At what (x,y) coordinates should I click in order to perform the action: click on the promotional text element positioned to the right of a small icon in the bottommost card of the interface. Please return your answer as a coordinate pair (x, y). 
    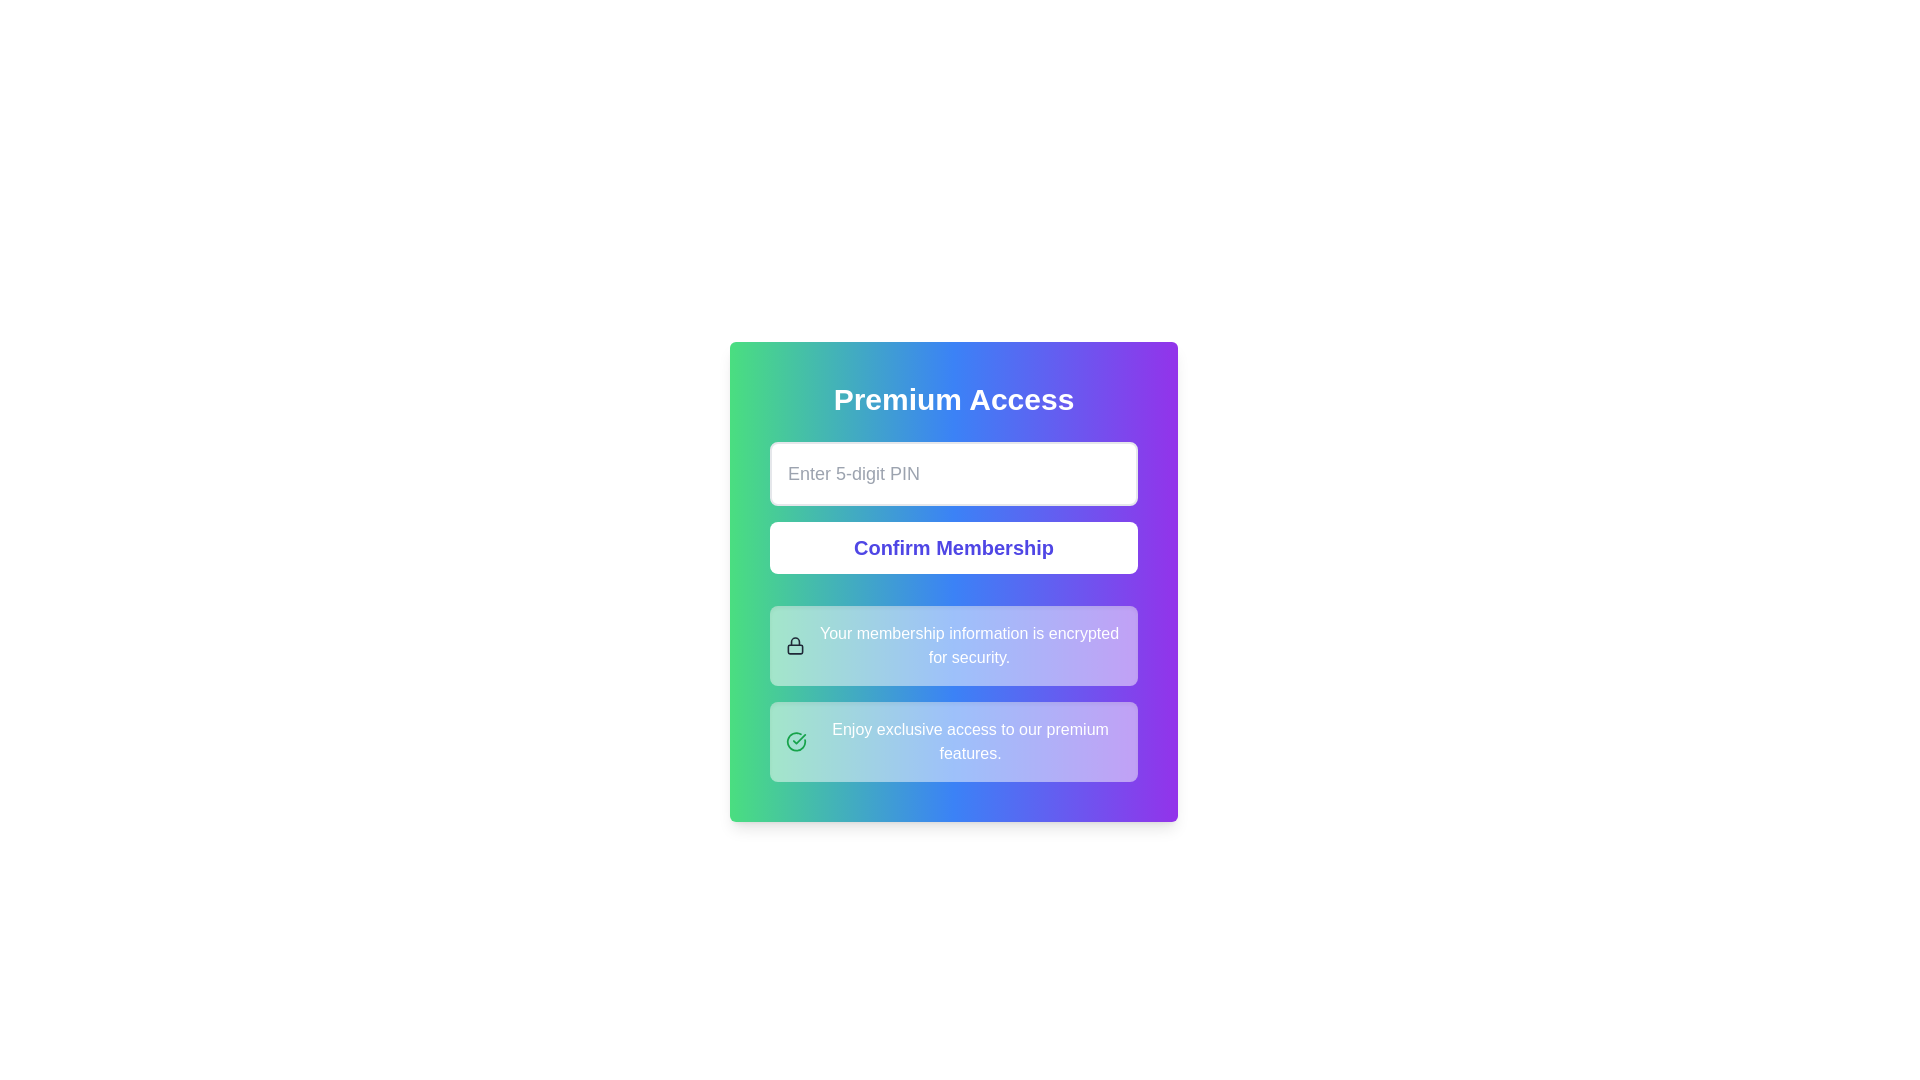
    Looking at the image, I should click on (970, 741).